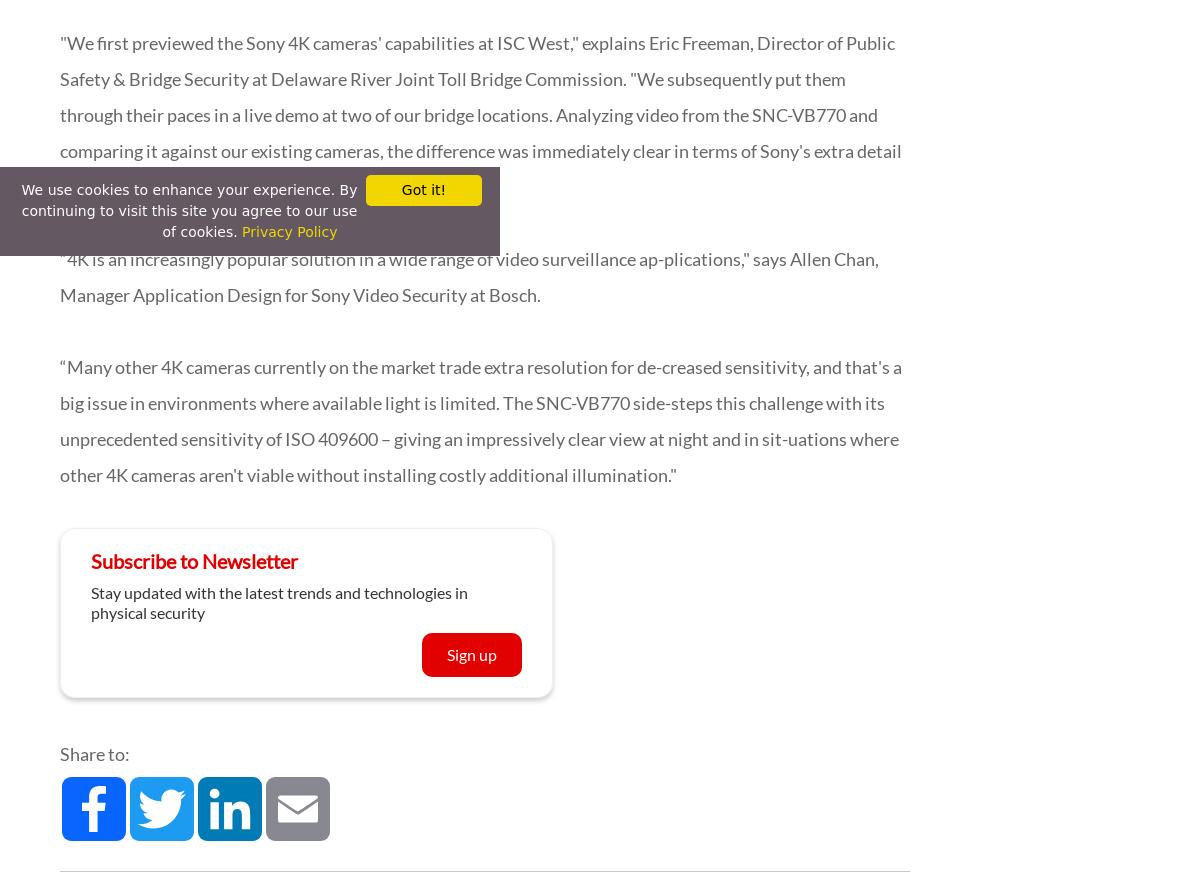  I want to click on 'Share to:', so click(95, 753).